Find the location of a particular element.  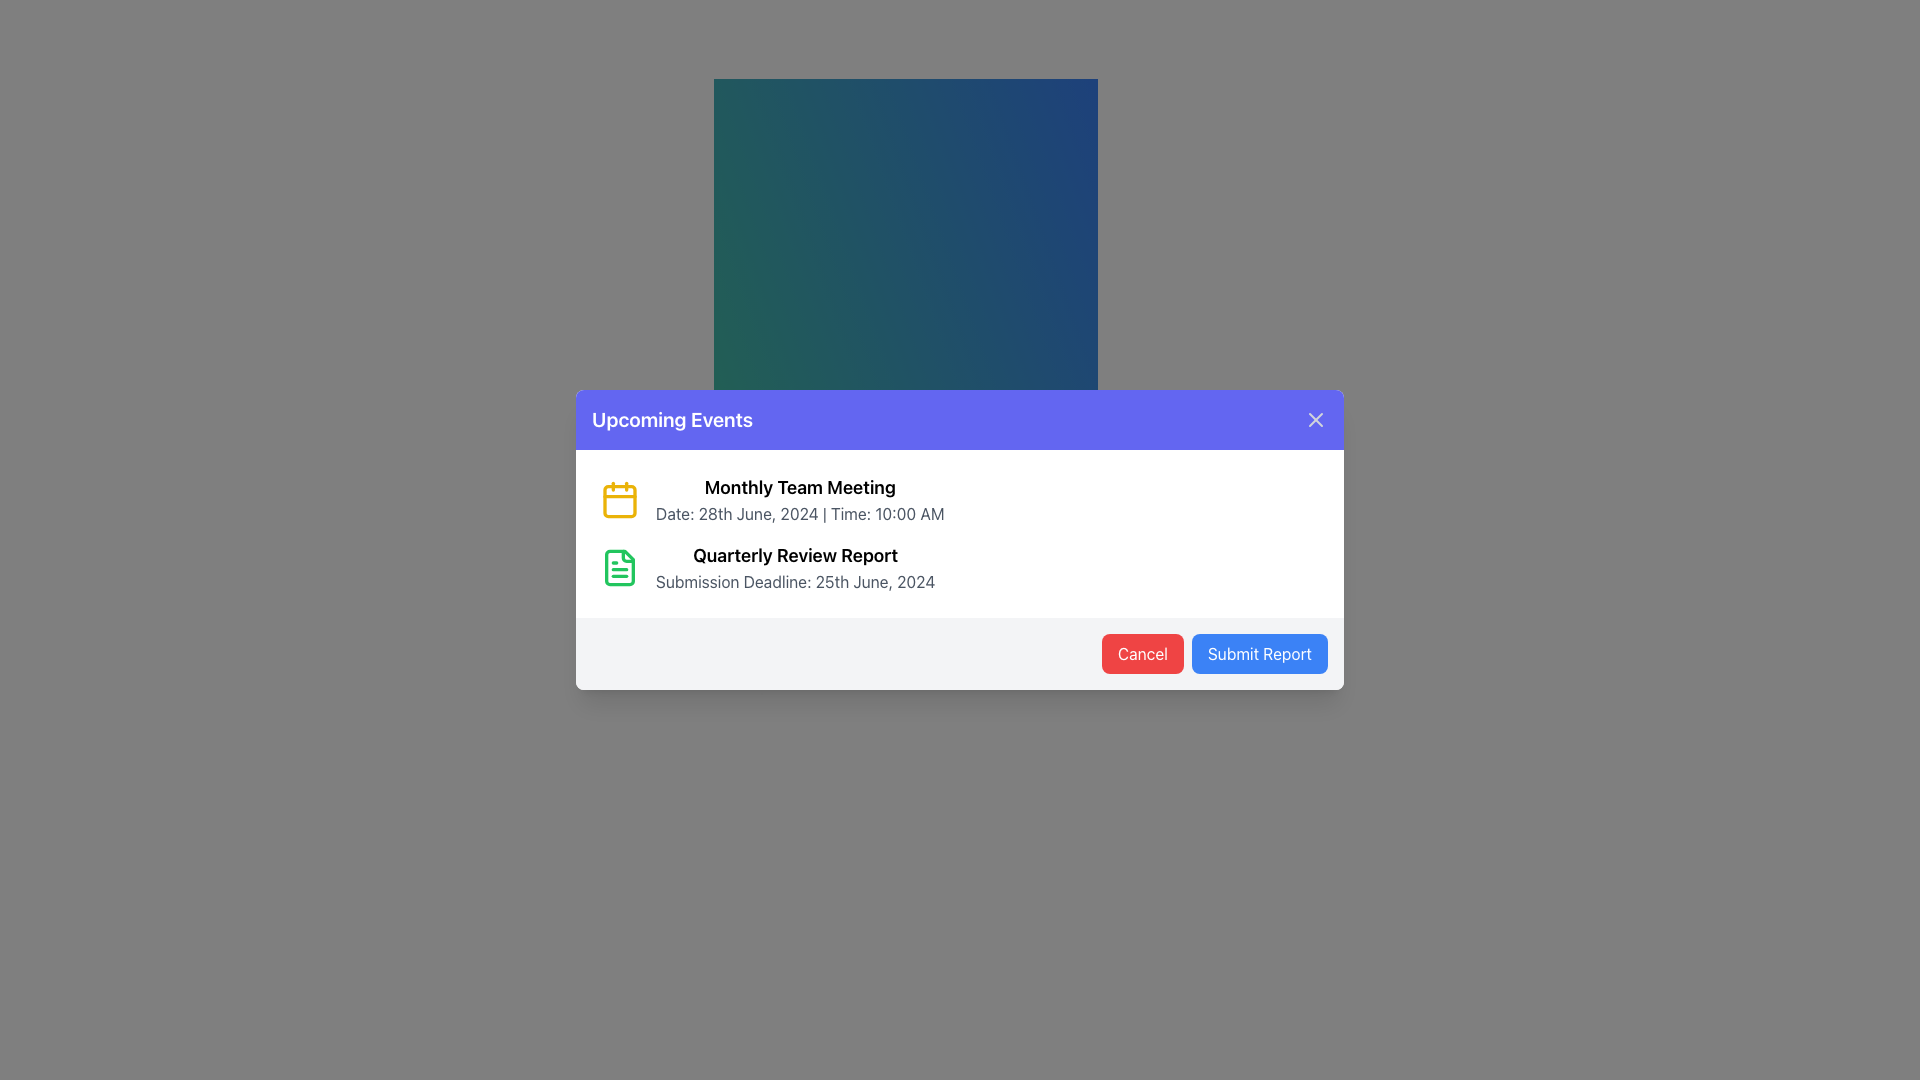

the blue 'Submit Report' button located at the bottom-right corner of the dialog box is located at coordinates (1258, 654).